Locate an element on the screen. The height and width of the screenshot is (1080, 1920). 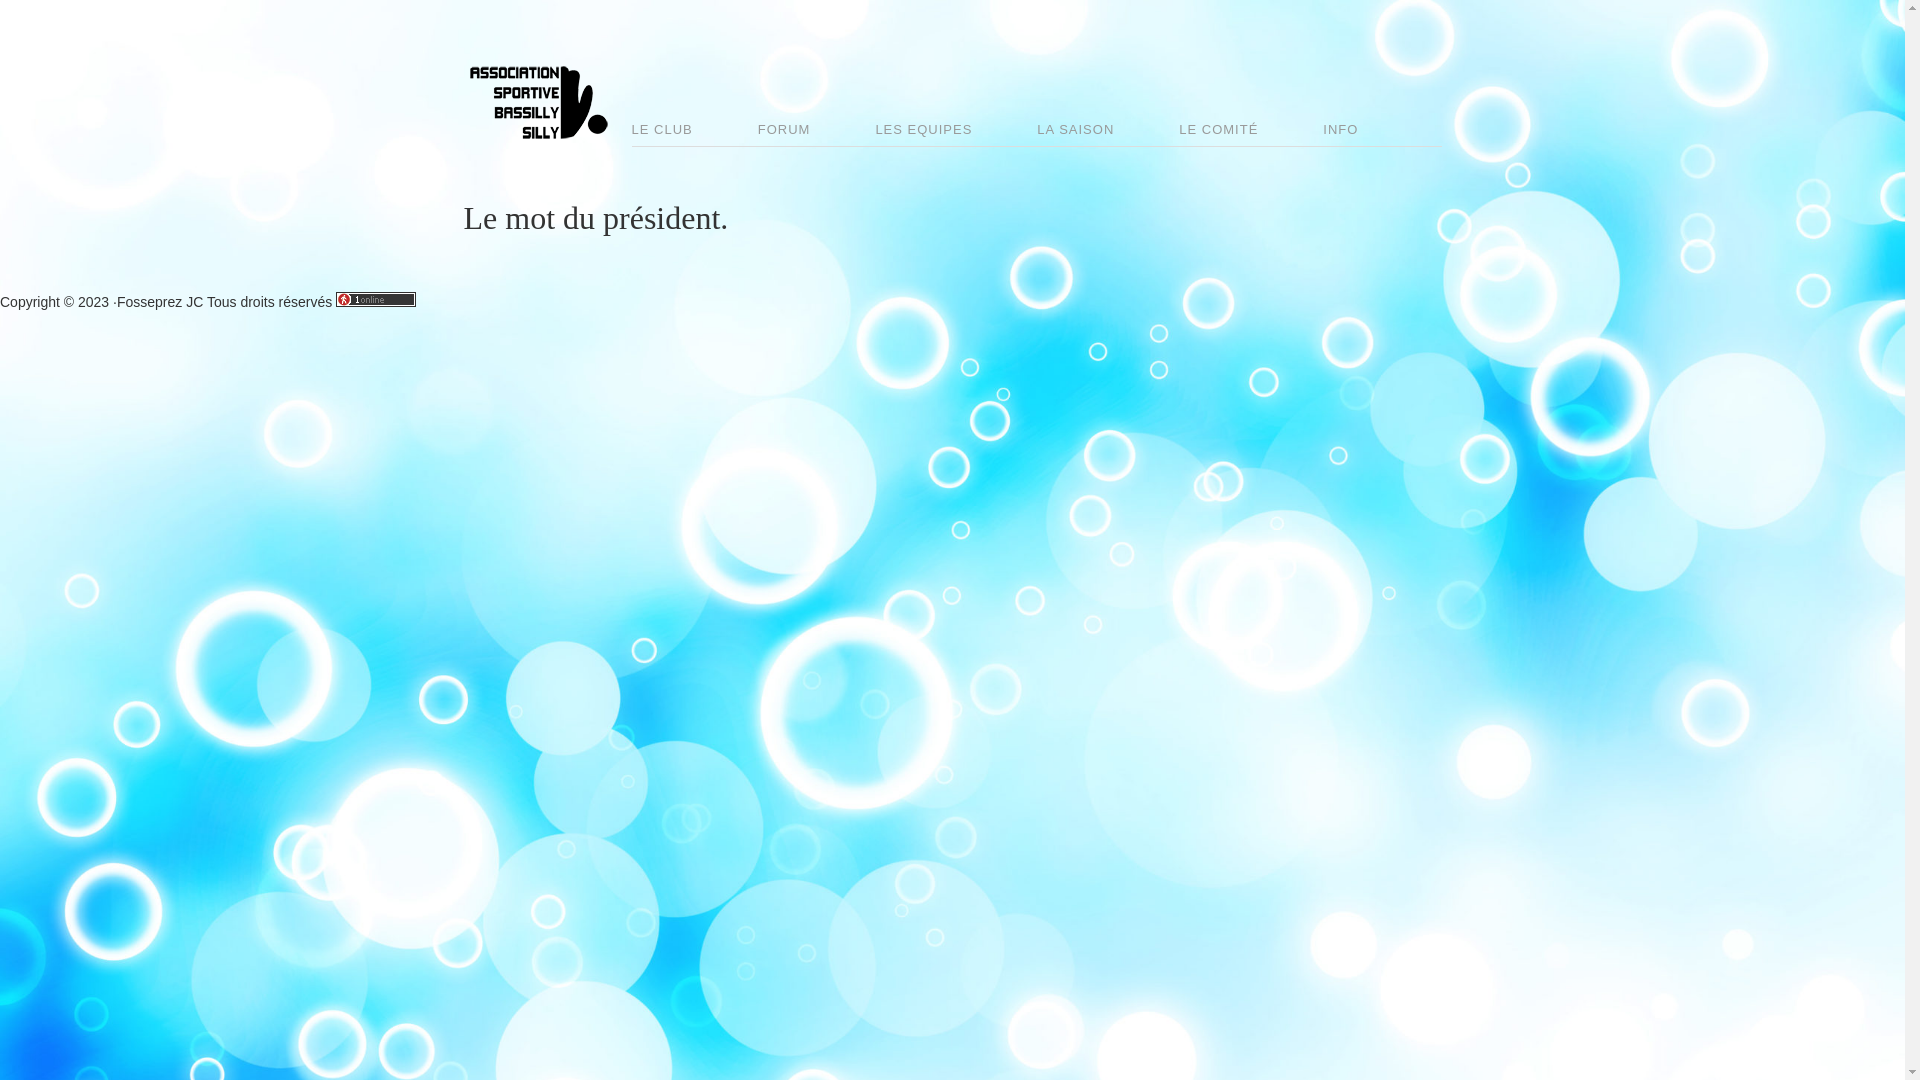
'LE CLUB' is located at coordinates (631, 131).